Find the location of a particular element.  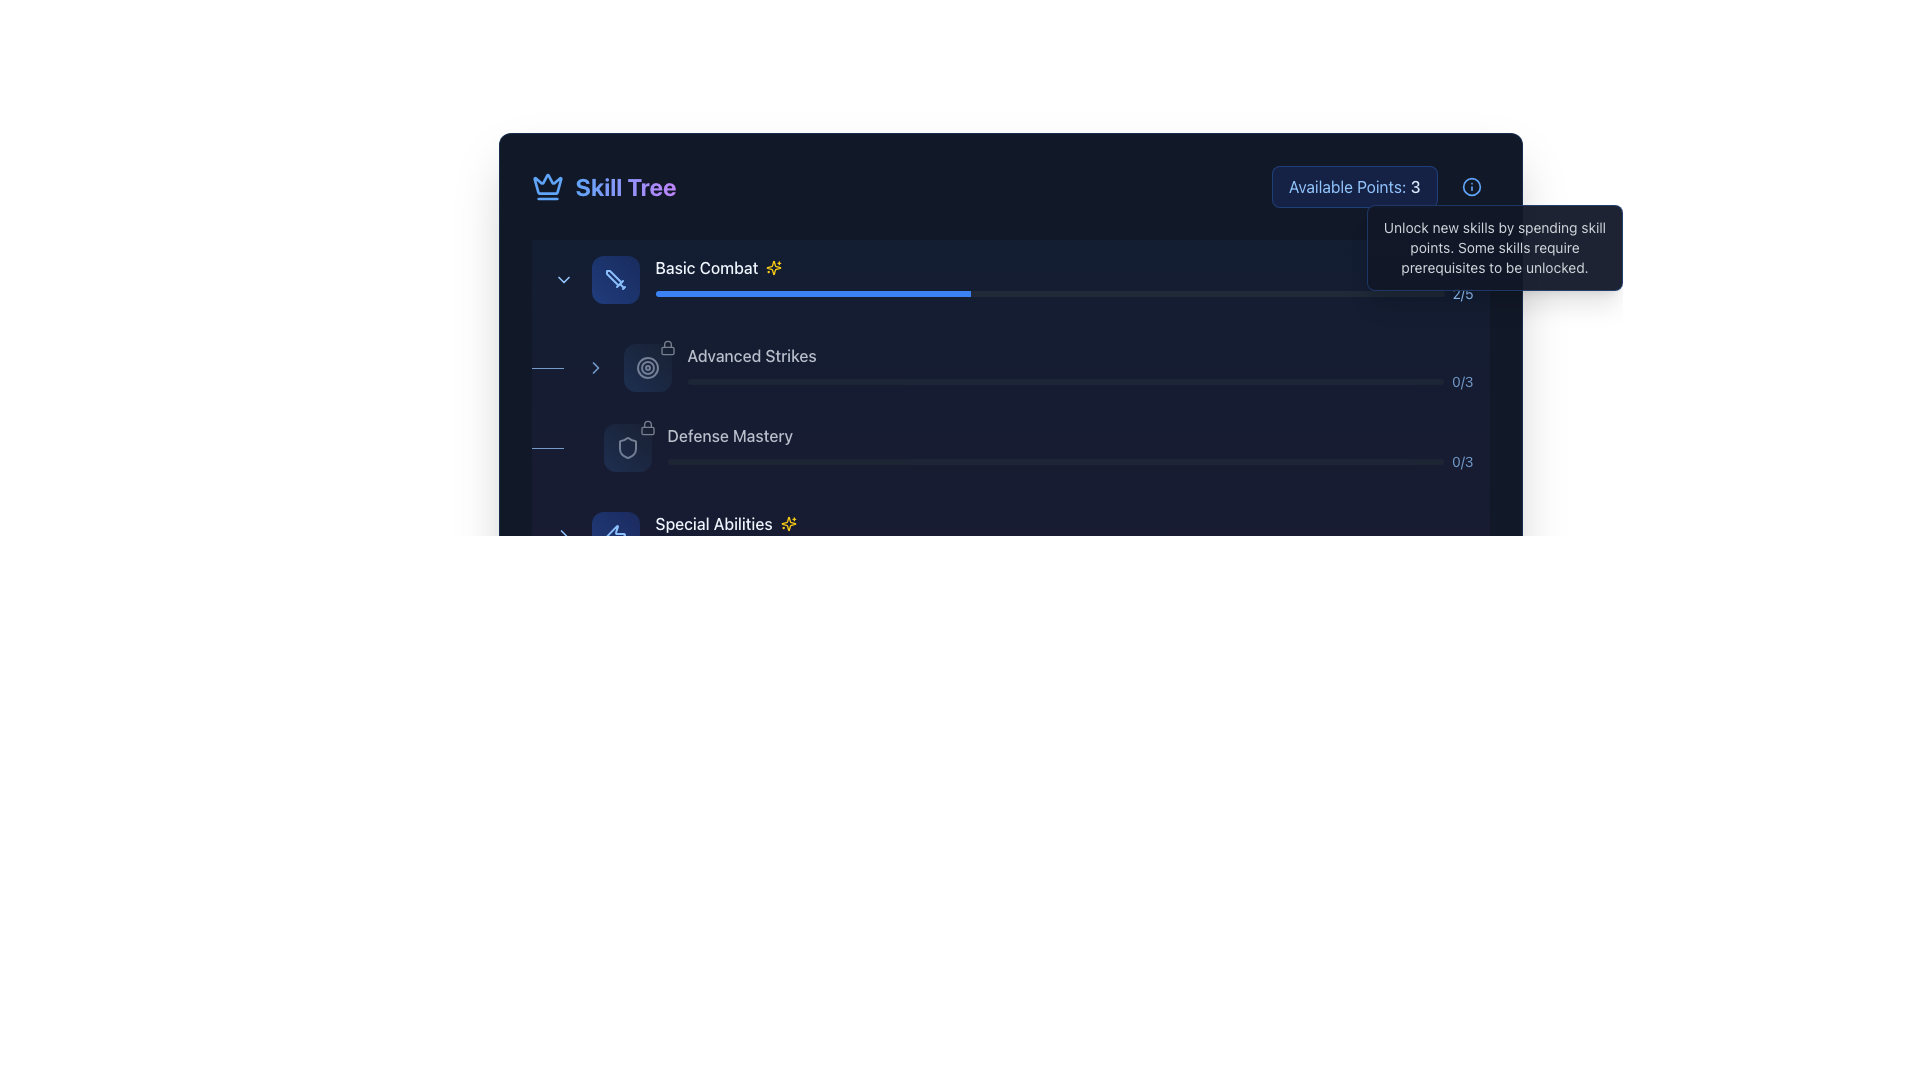

the small blue sword icon in the 'Basic Combat' section of the 'Skill Tree', which is the first icon in the list of skill categories is located at coordinates (614, 280).